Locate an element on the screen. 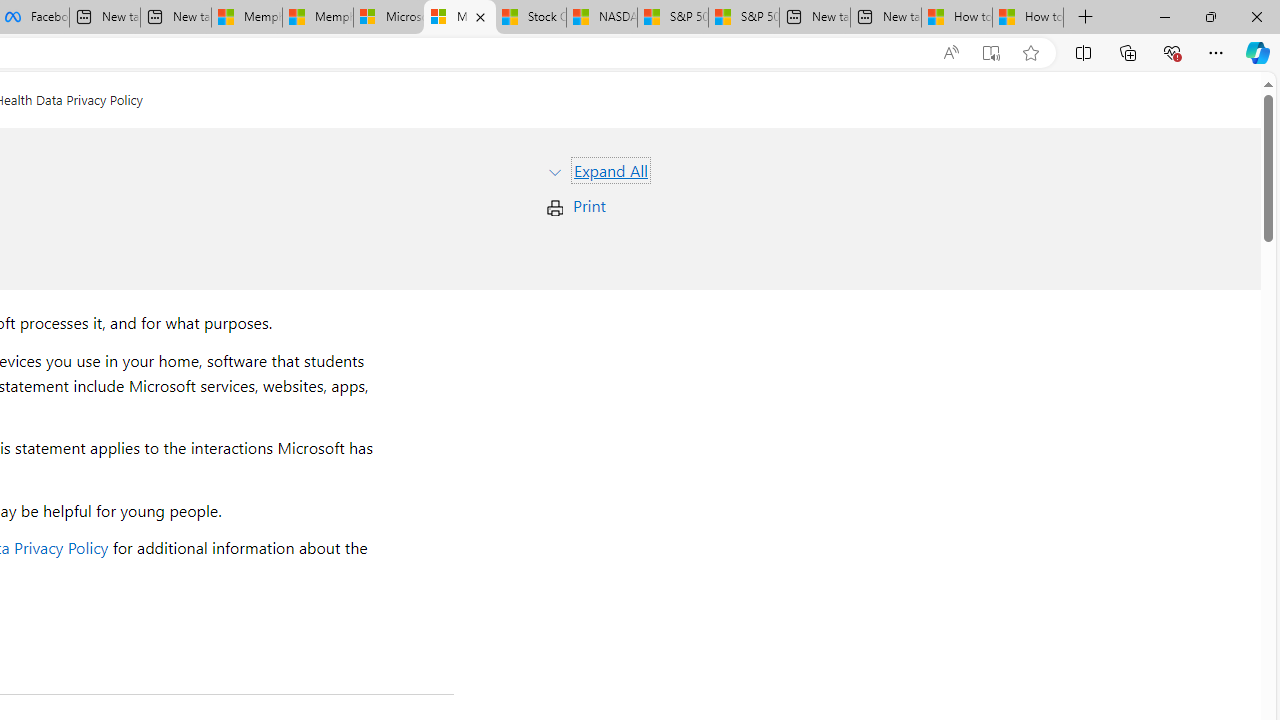 This screenshot has width=1280, height=720. 'Collections' is located at coordinates (1128, 51).